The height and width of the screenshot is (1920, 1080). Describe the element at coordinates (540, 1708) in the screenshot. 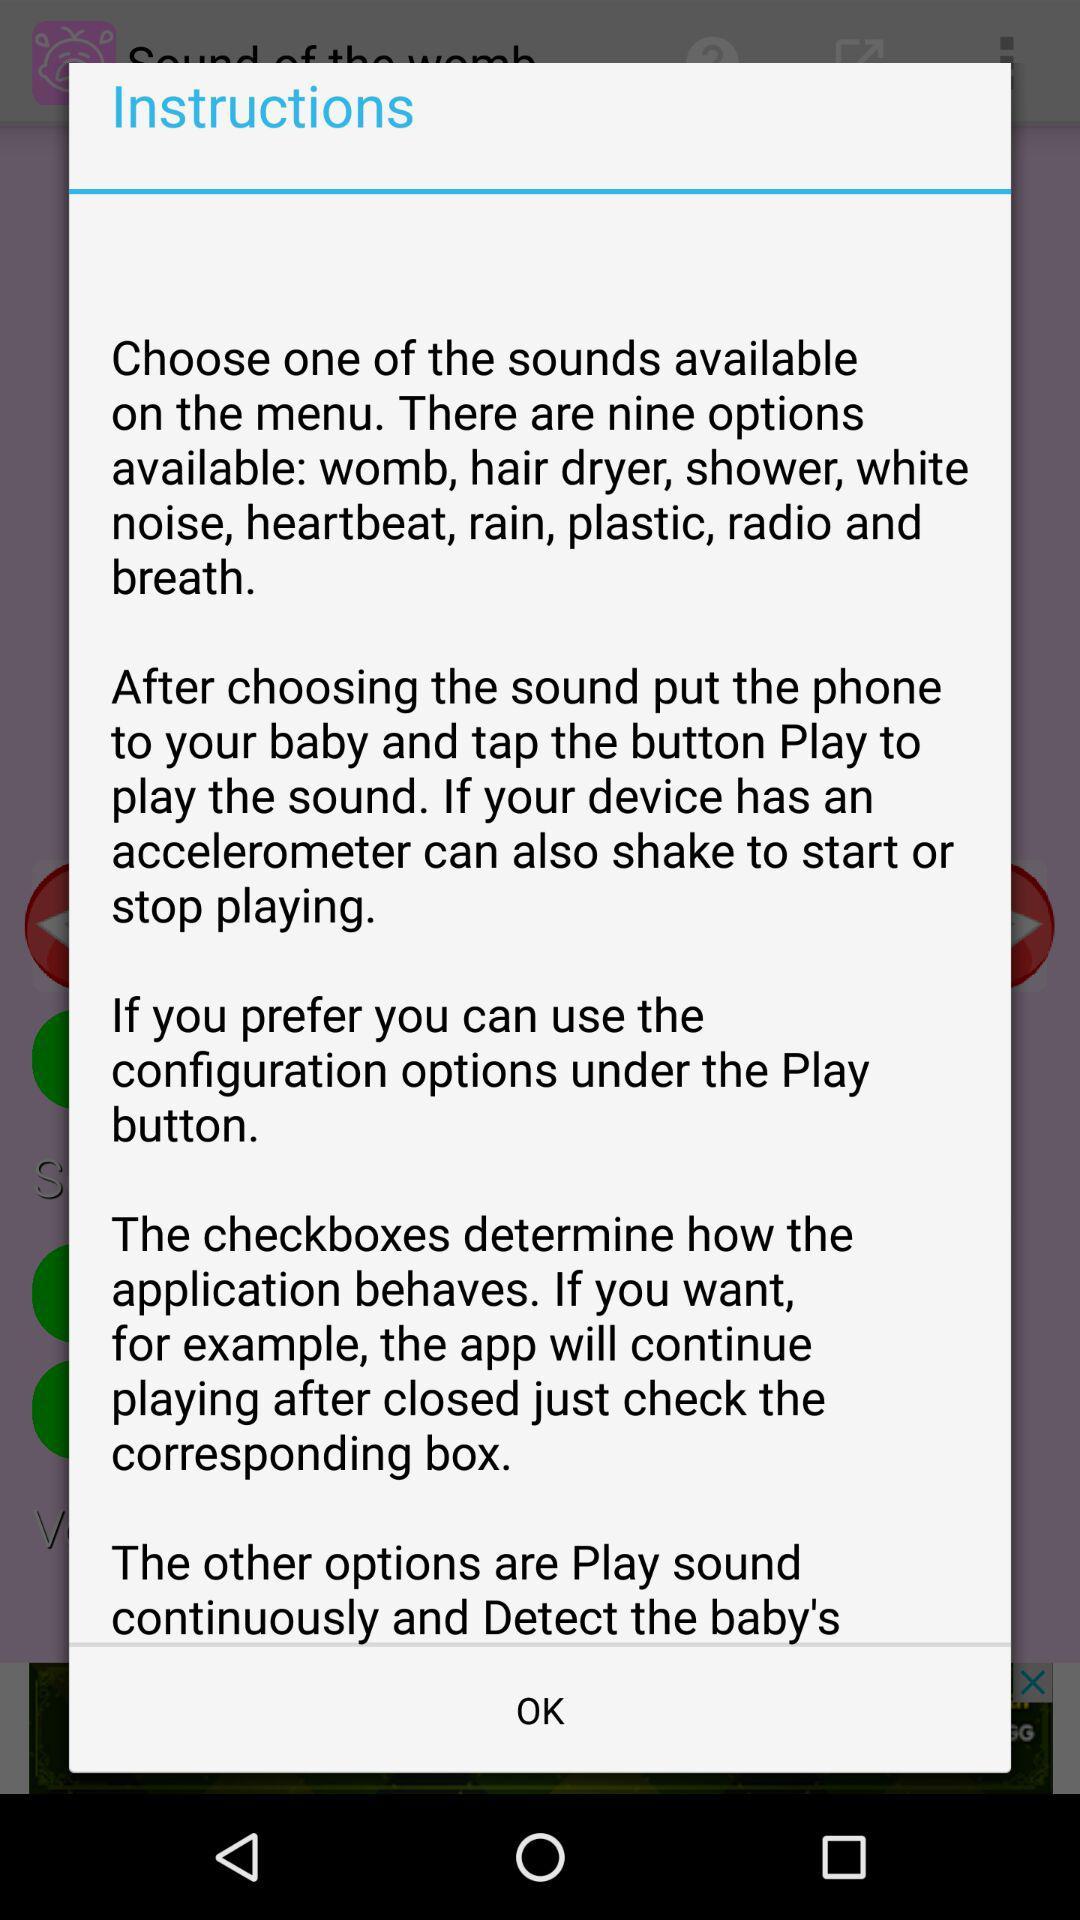

I see `the app below the choose one of item` at that location.